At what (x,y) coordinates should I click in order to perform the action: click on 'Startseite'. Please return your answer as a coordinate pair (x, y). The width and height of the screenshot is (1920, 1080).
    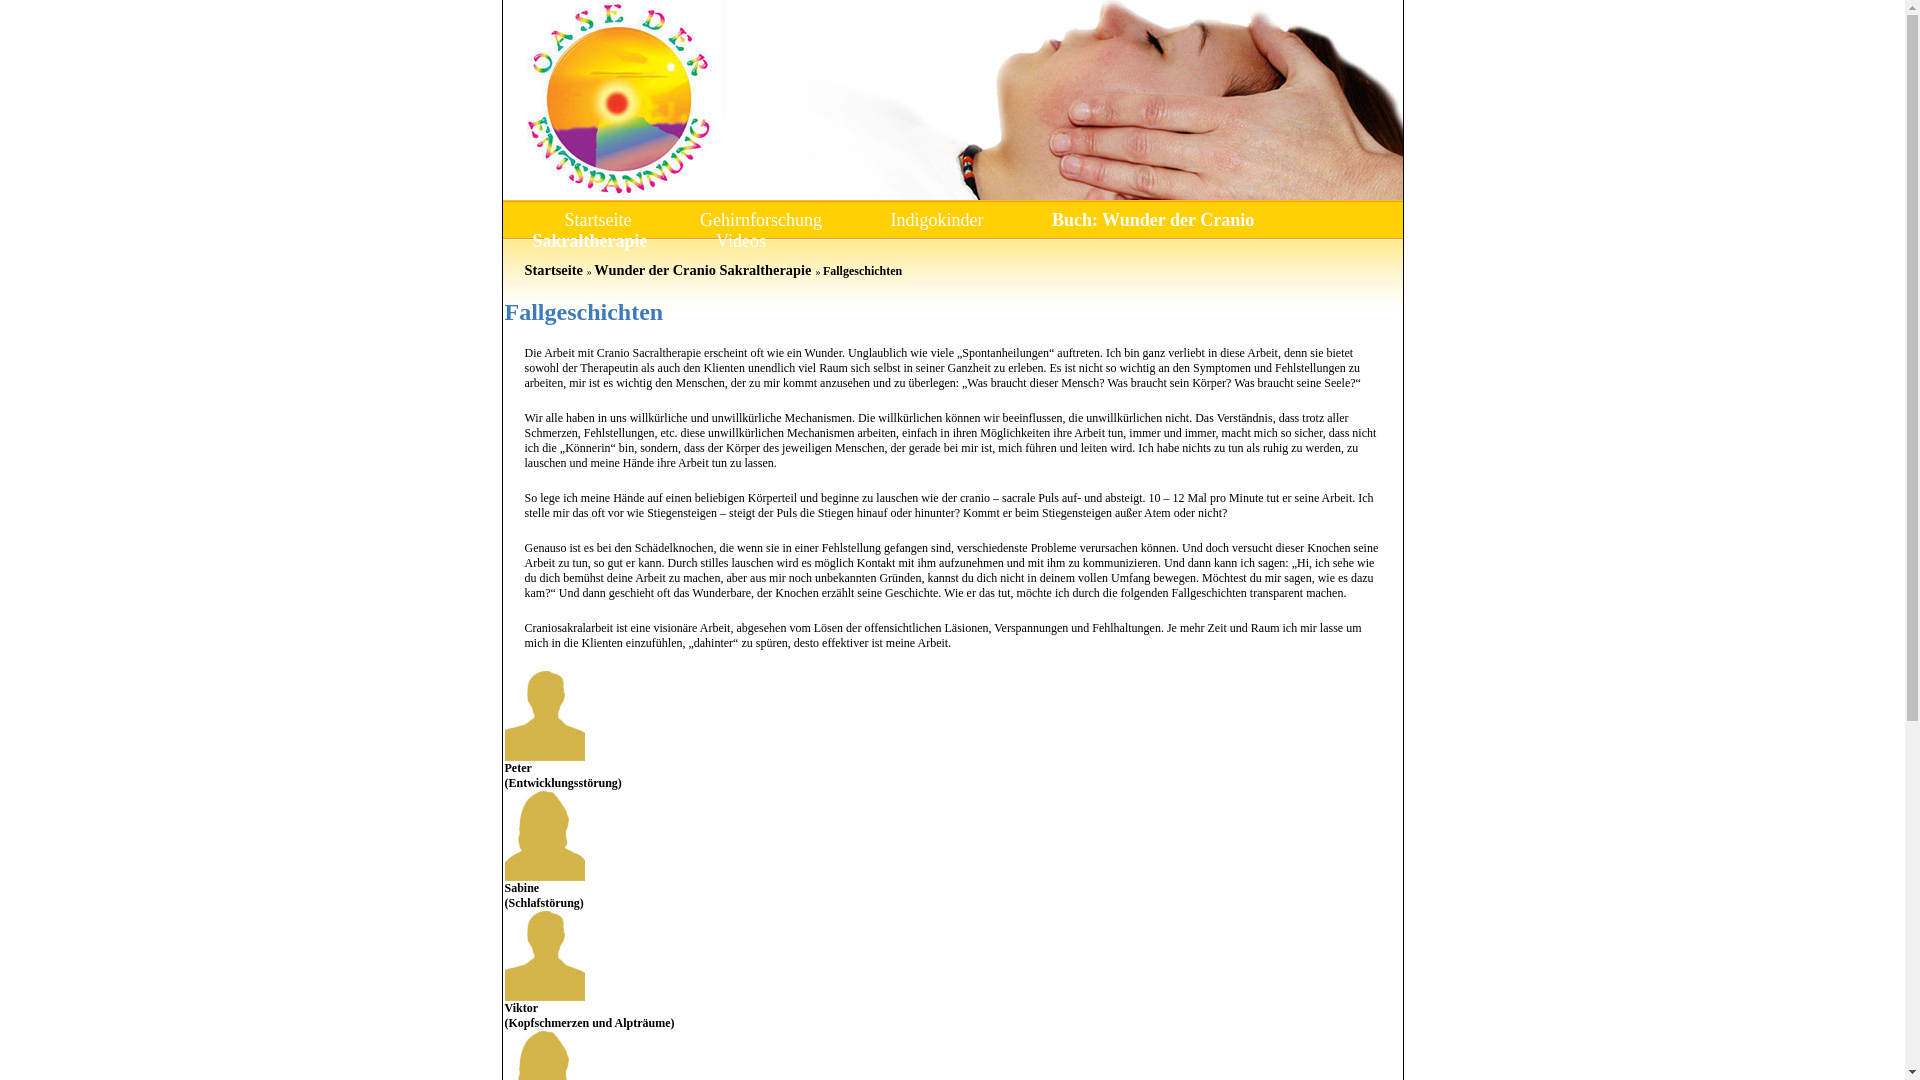
    Looking at the image, I should click on (563, 219).